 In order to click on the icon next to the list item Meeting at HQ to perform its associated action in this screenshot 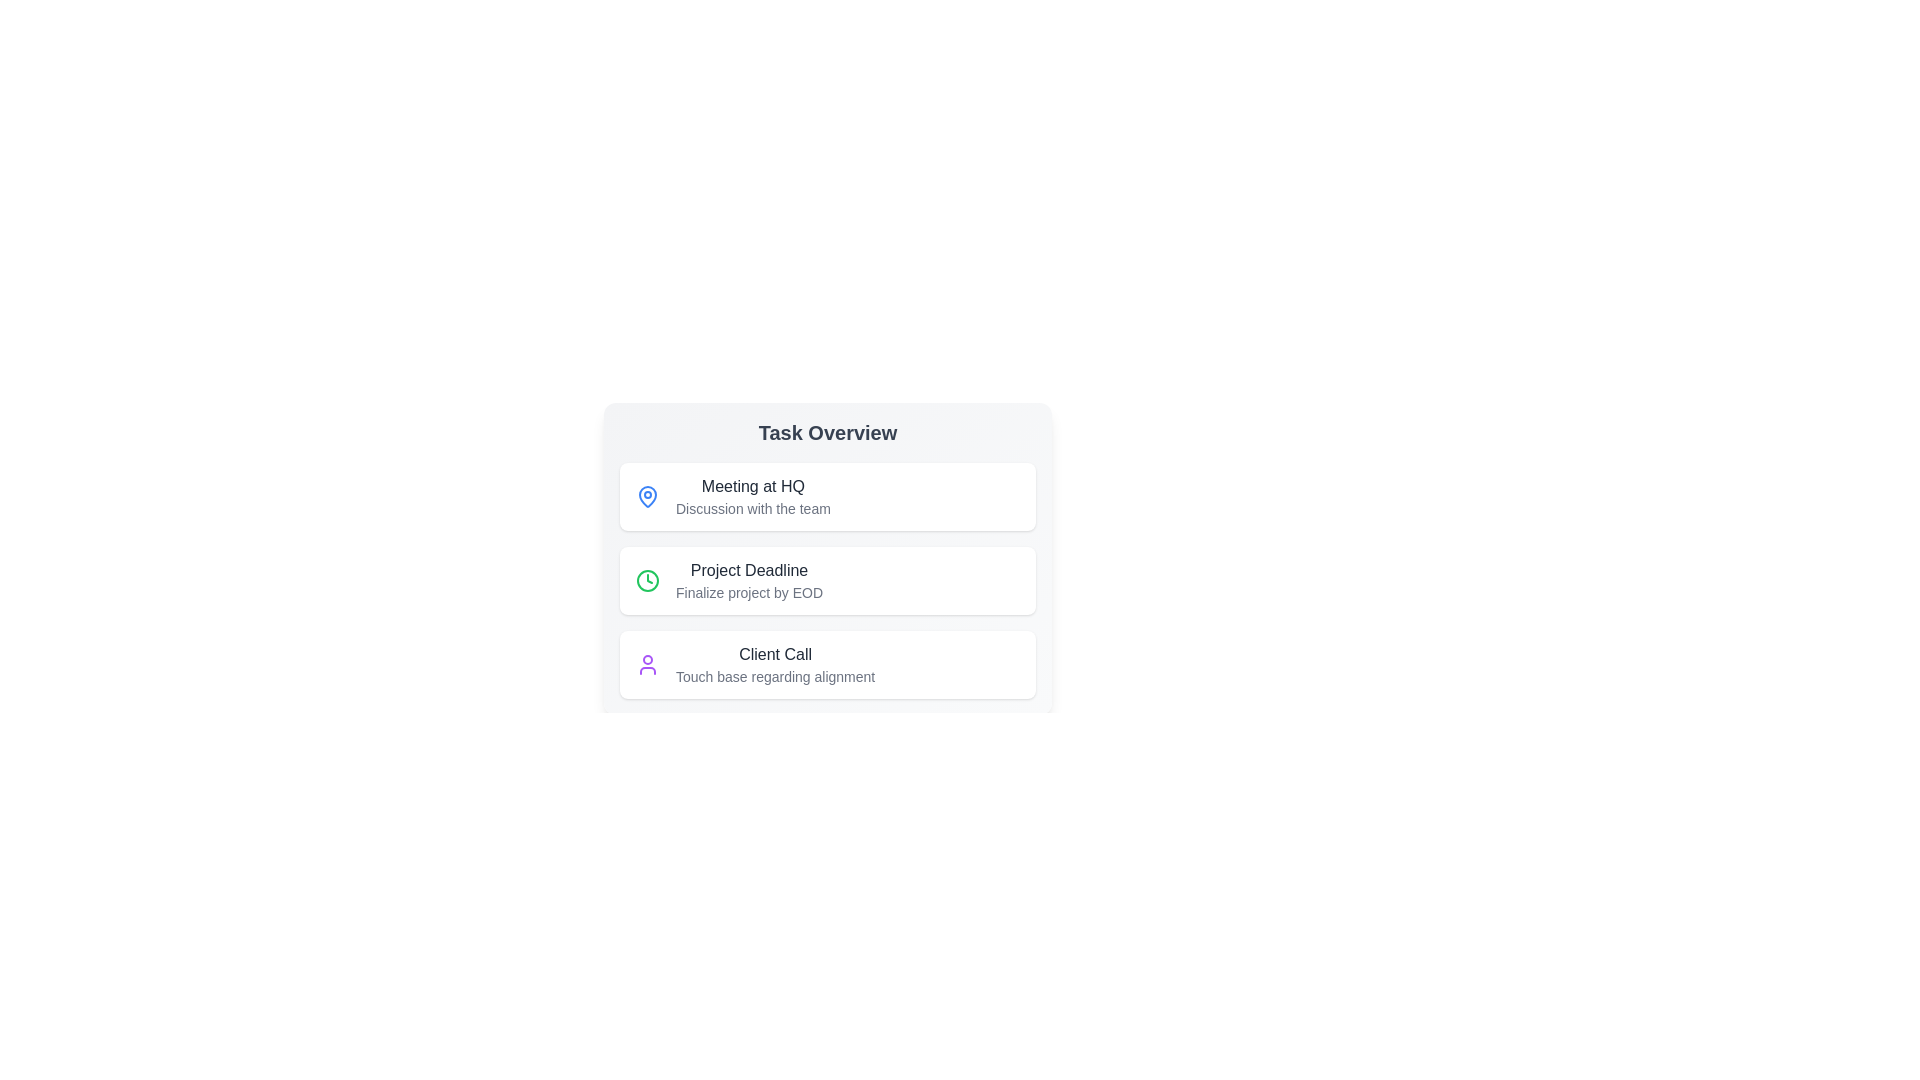, I will do `click(648, 496)`.